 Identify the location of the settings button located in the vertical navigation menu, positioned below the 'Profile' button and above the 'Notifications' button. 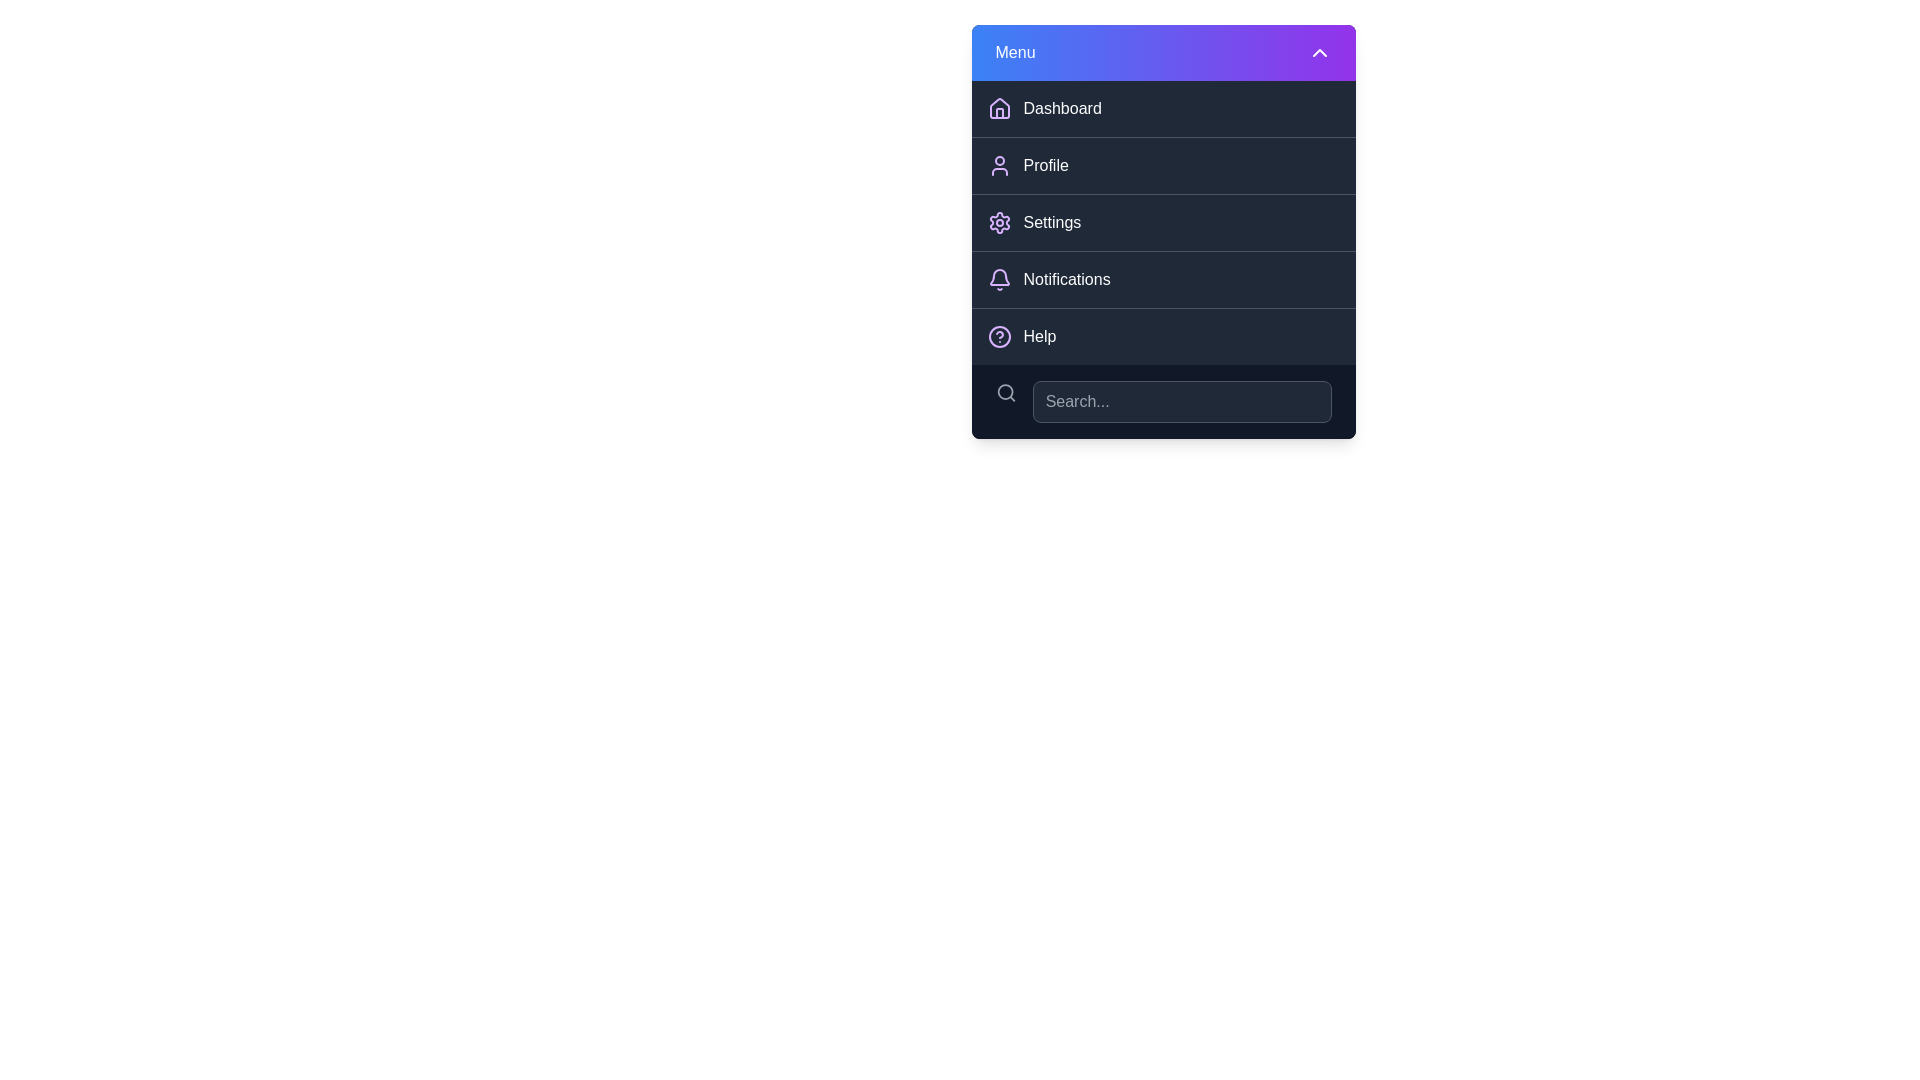
(1163, 222).